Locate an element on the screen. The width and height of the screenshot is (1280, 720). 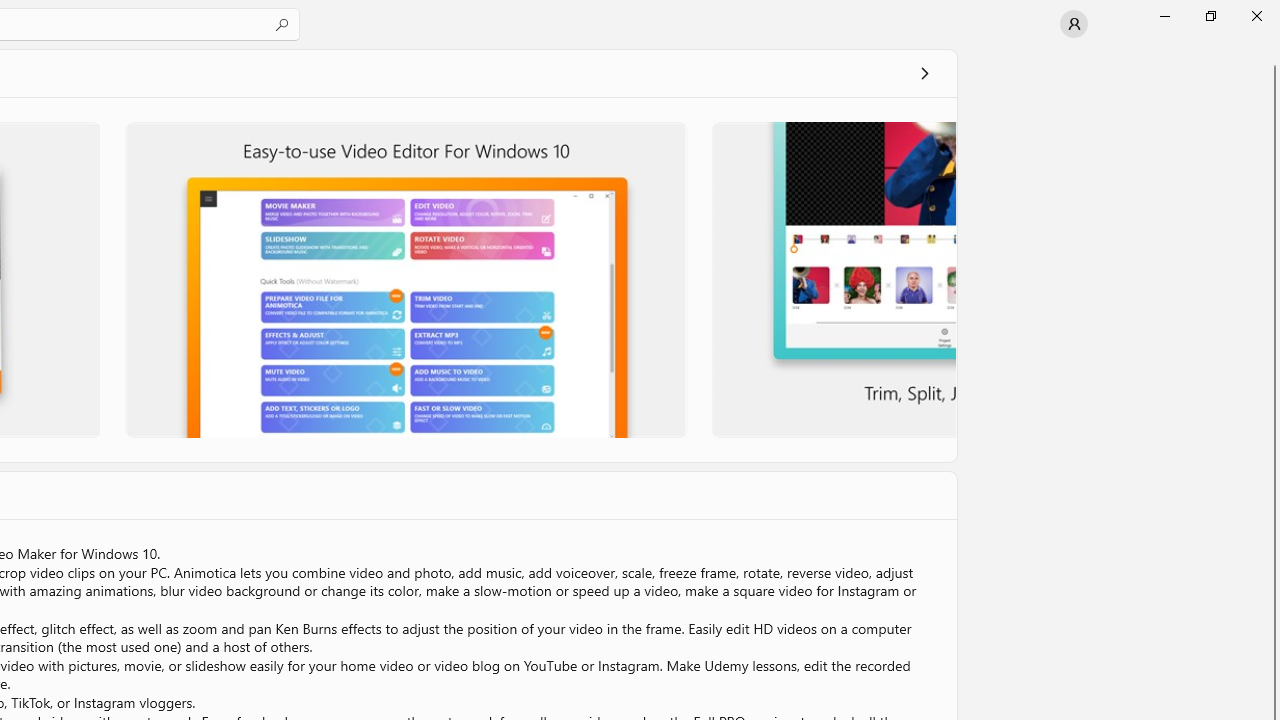
'Vertical Small Decrease' is located at coordinates (1271, 54).